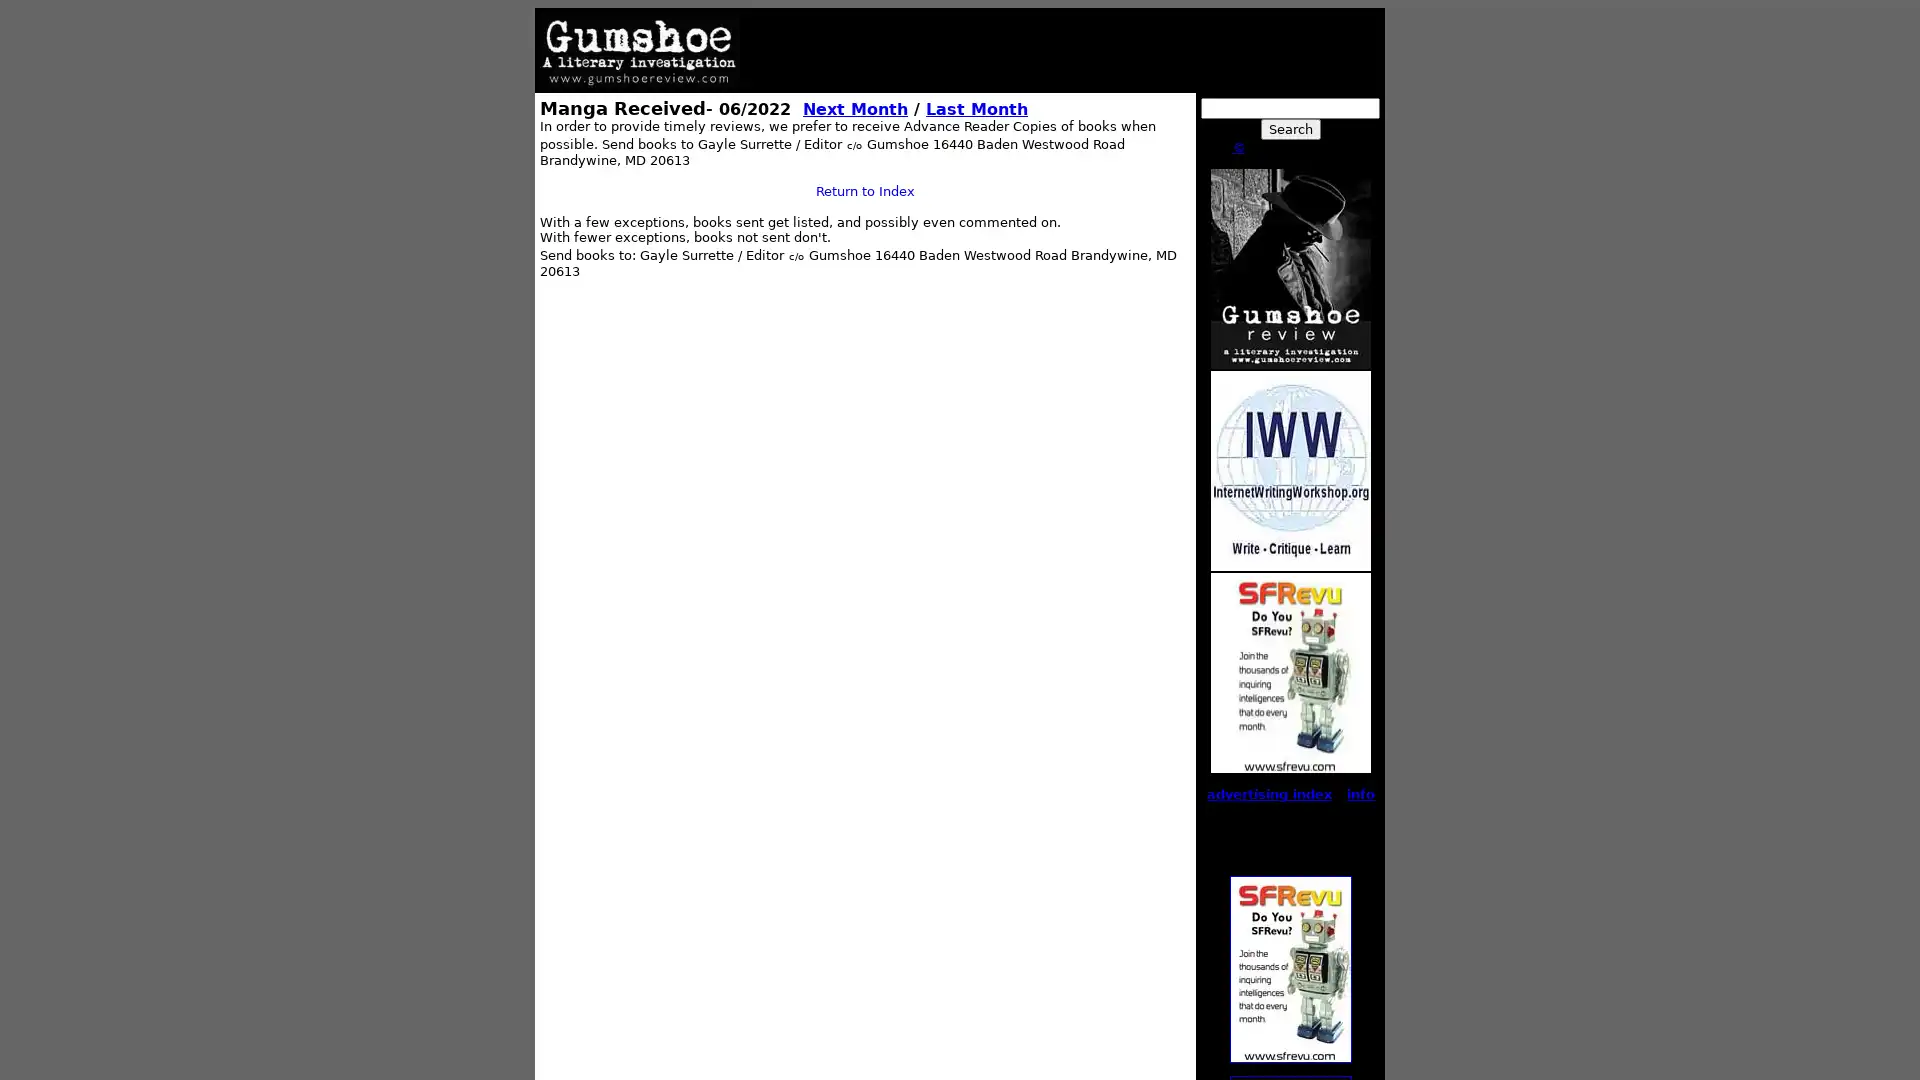 The height and width of the screenshot is (1080, 1920). Describe the element at coordinates (1290, 128) in the screenshot. I see `Search` at that location.